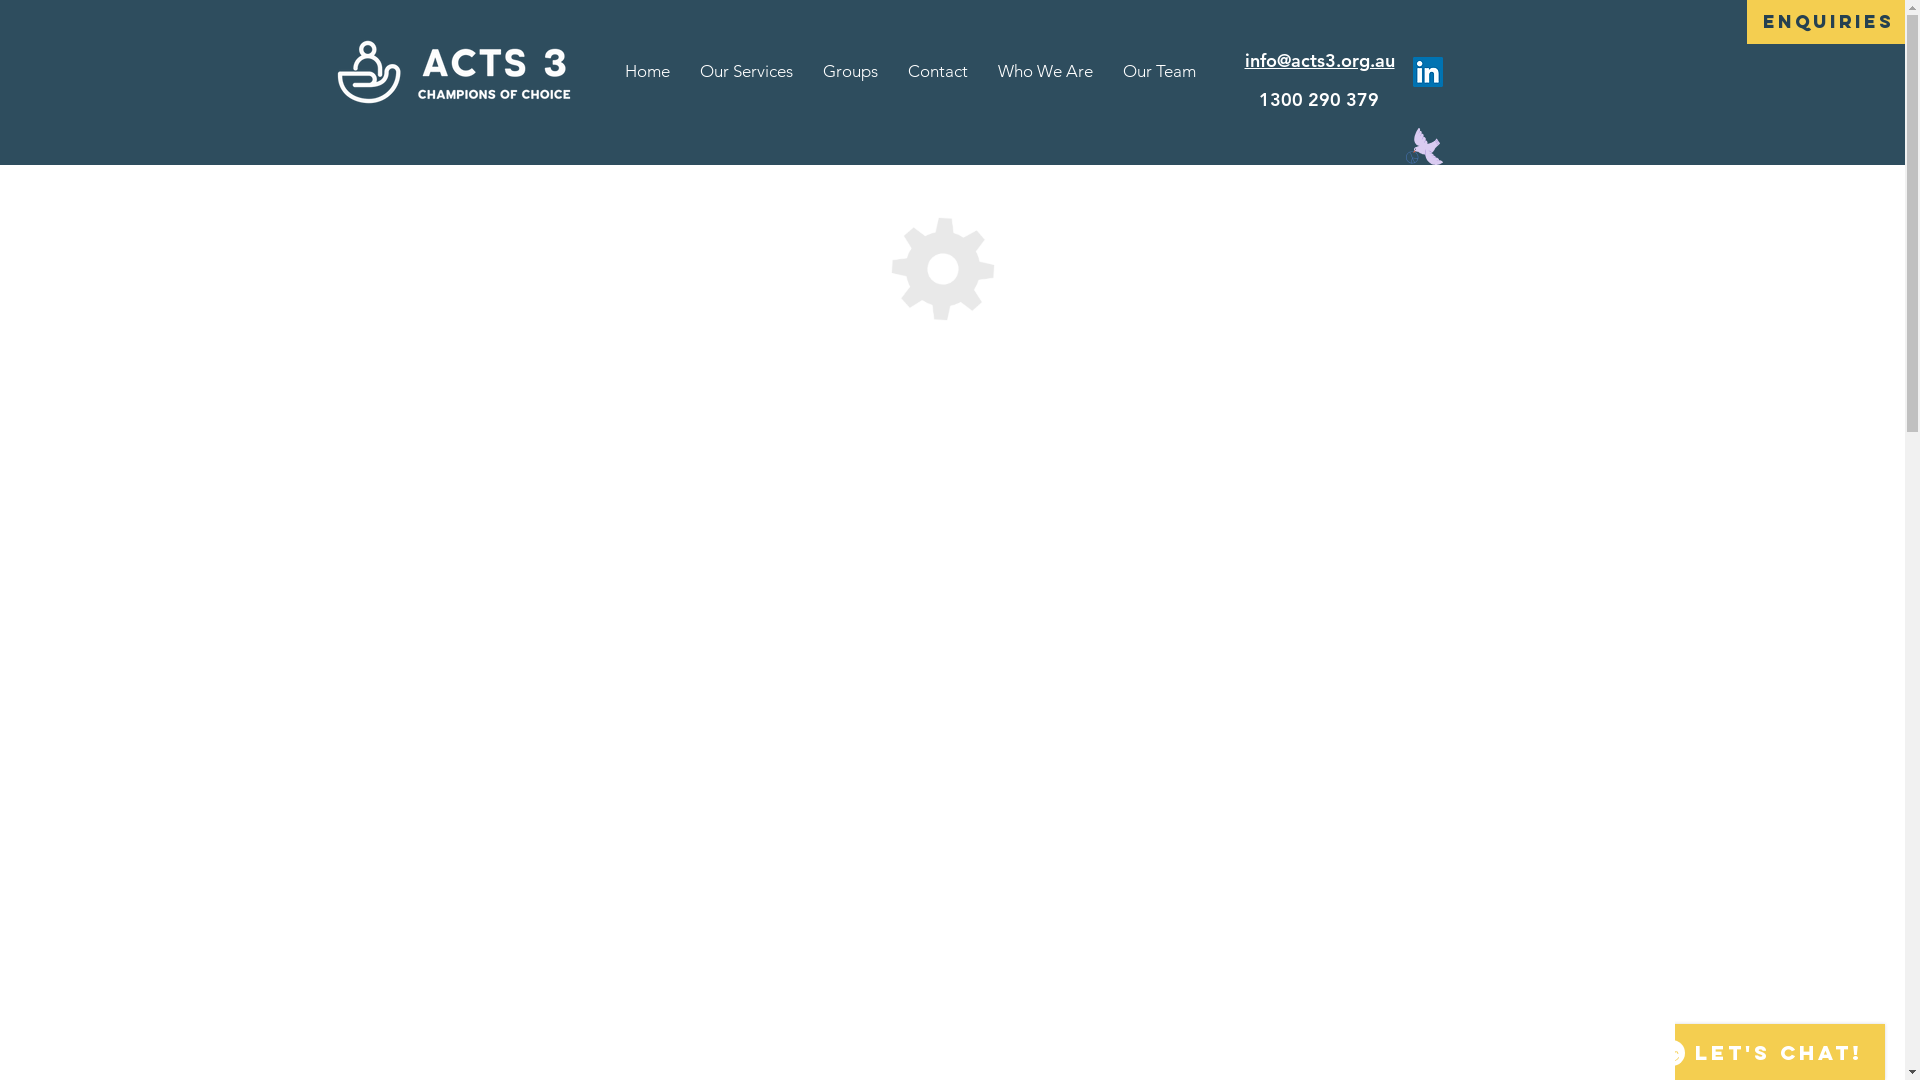 The height and width of the screenshot is (1080, 1920). What do you see at coordinates (807, 70) in the screenshot?
I see `'Groups'` at bounding box center [807, 70].